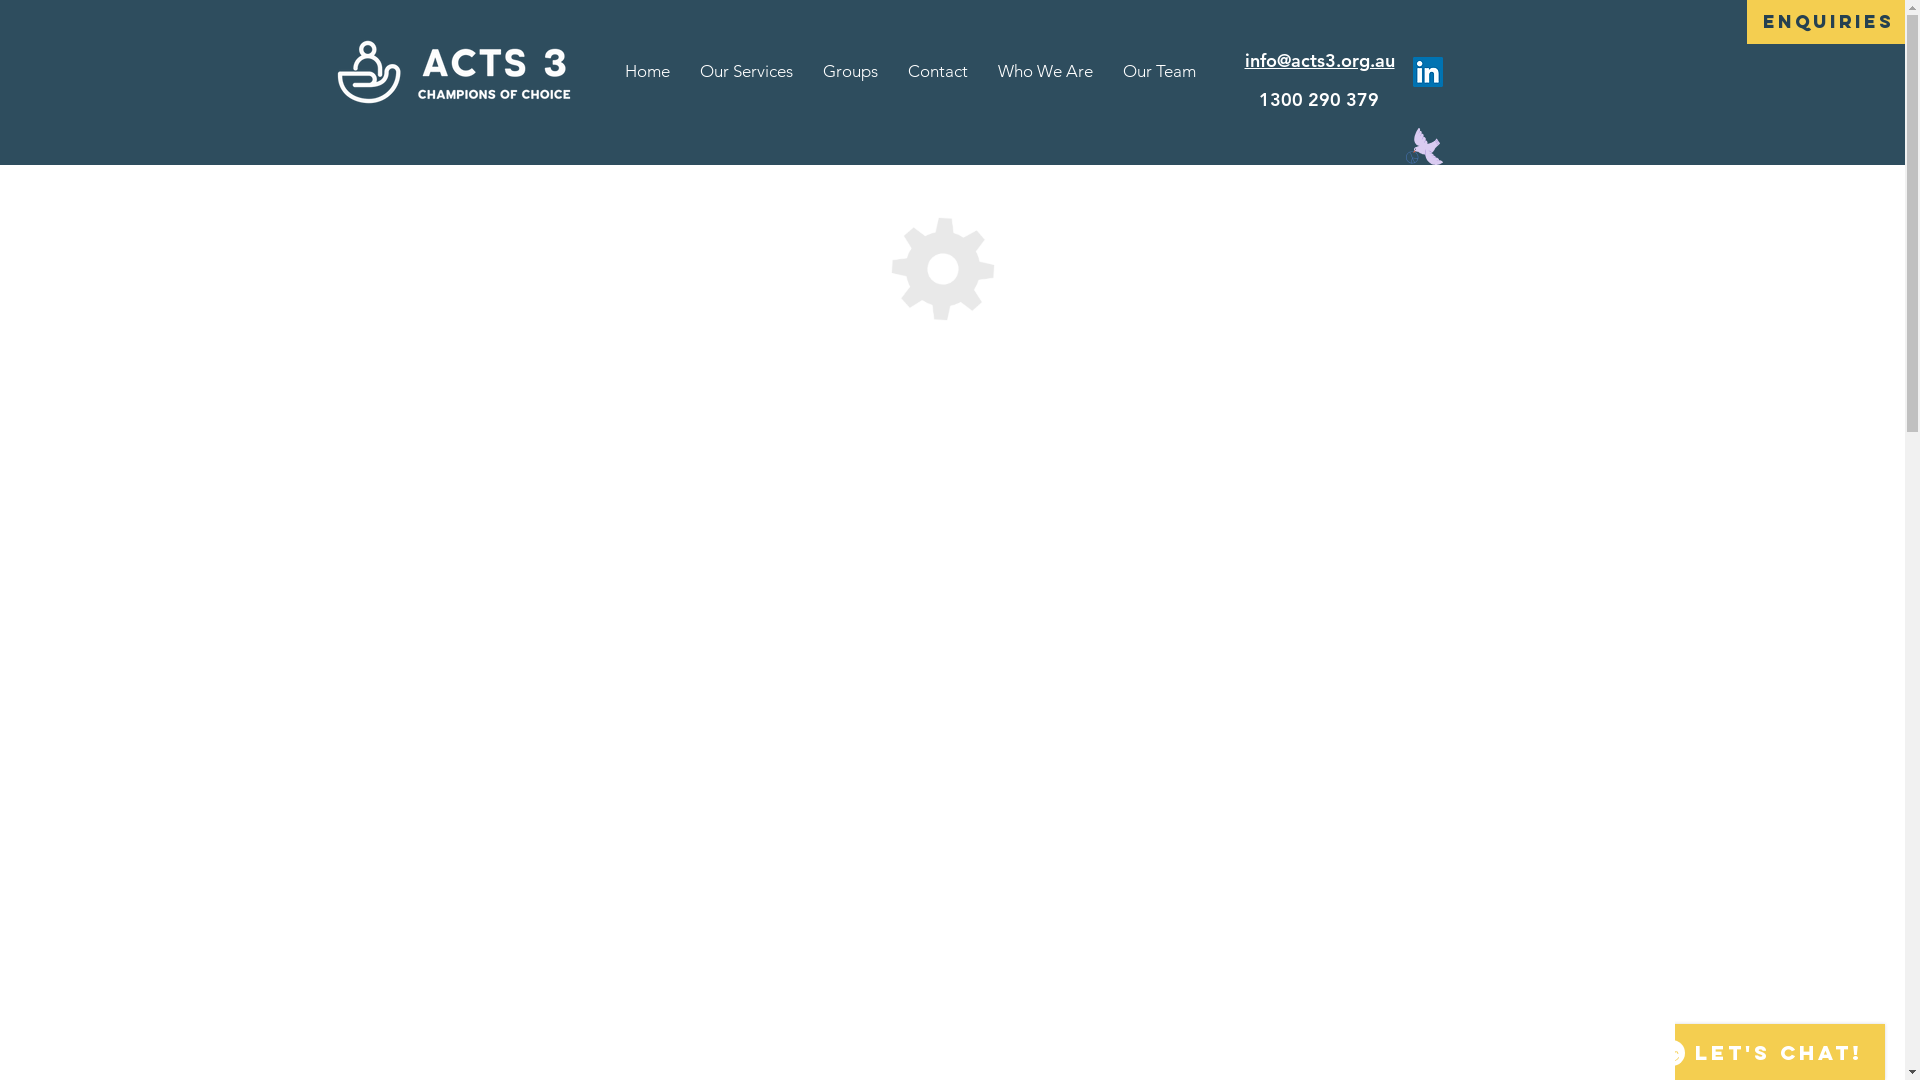 The height and width of the screenshot is (1080, 1920). What do you see at coordinates (807, 70) in the screenshot?
I see `'Groups'` at bounding box center [807, 70].